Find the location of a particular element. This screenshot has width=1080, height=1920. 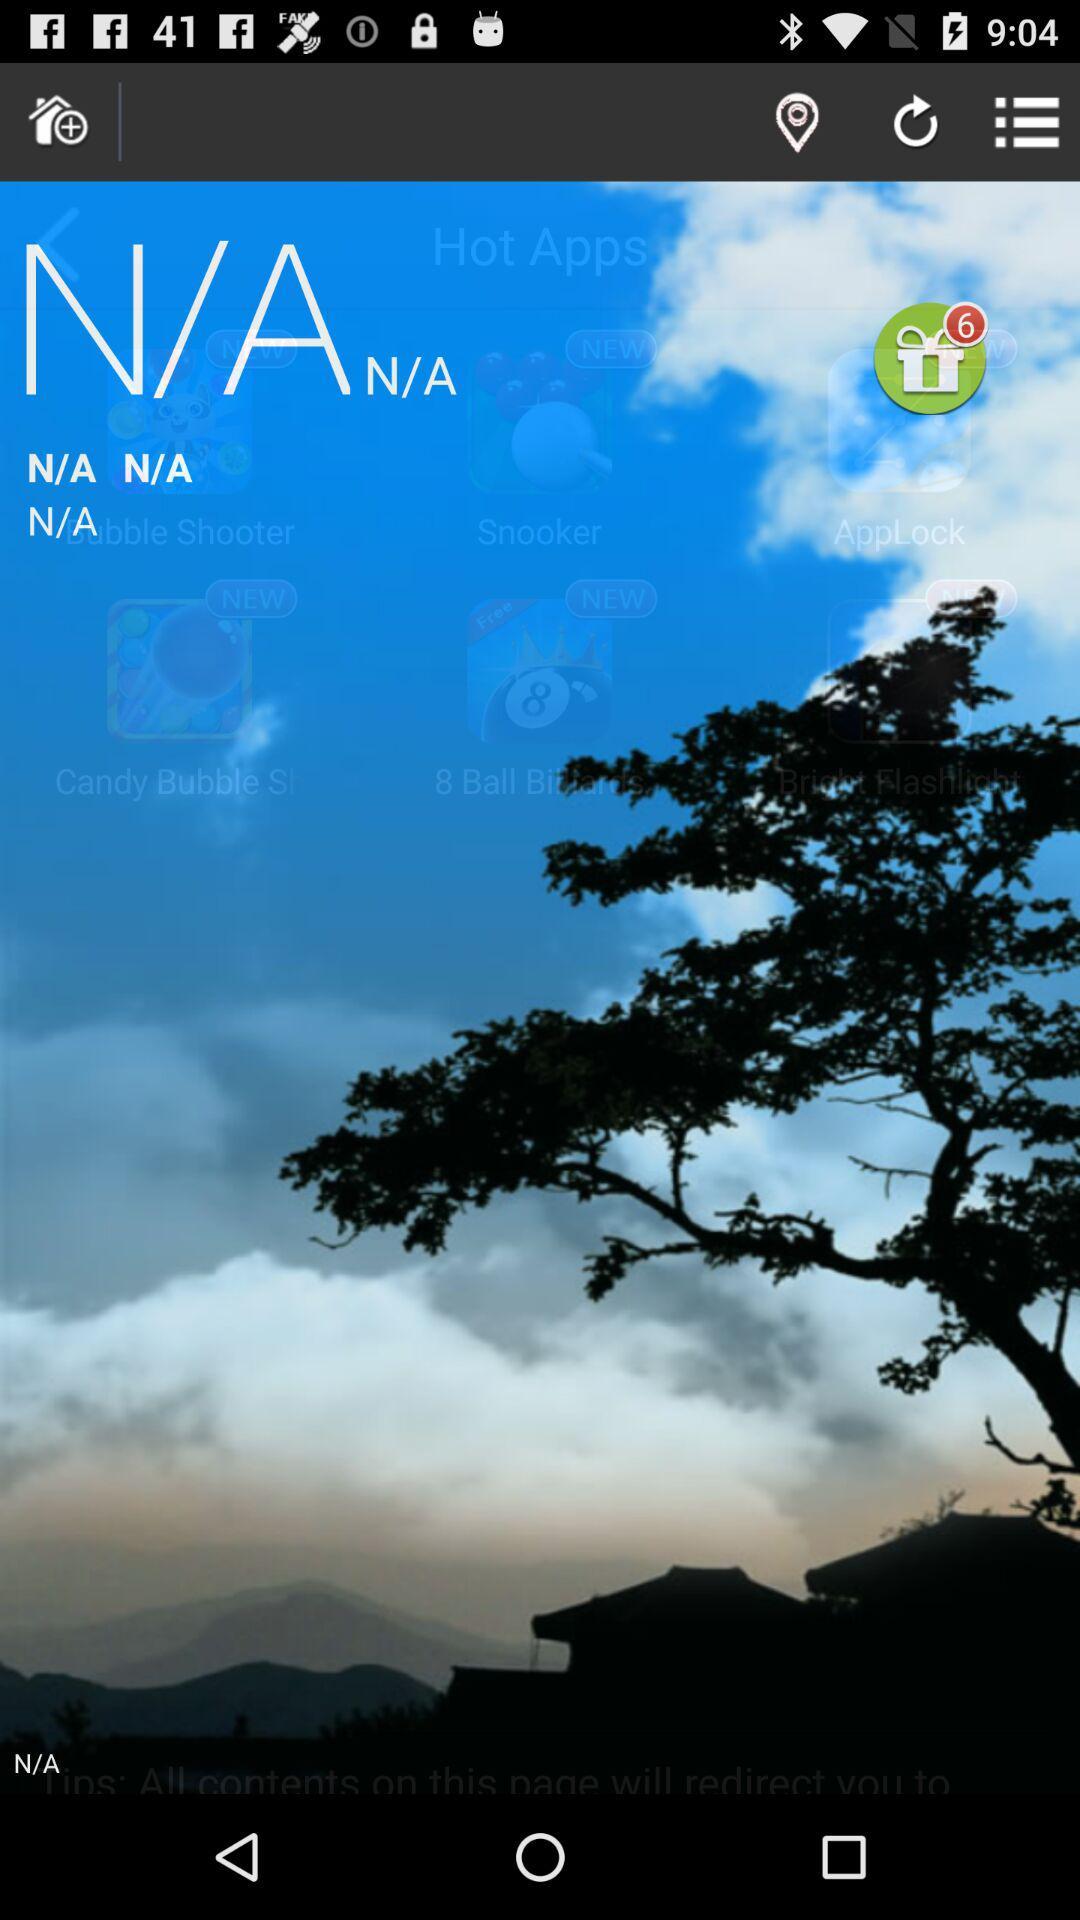

open options is located at coordinates (1027, 121).